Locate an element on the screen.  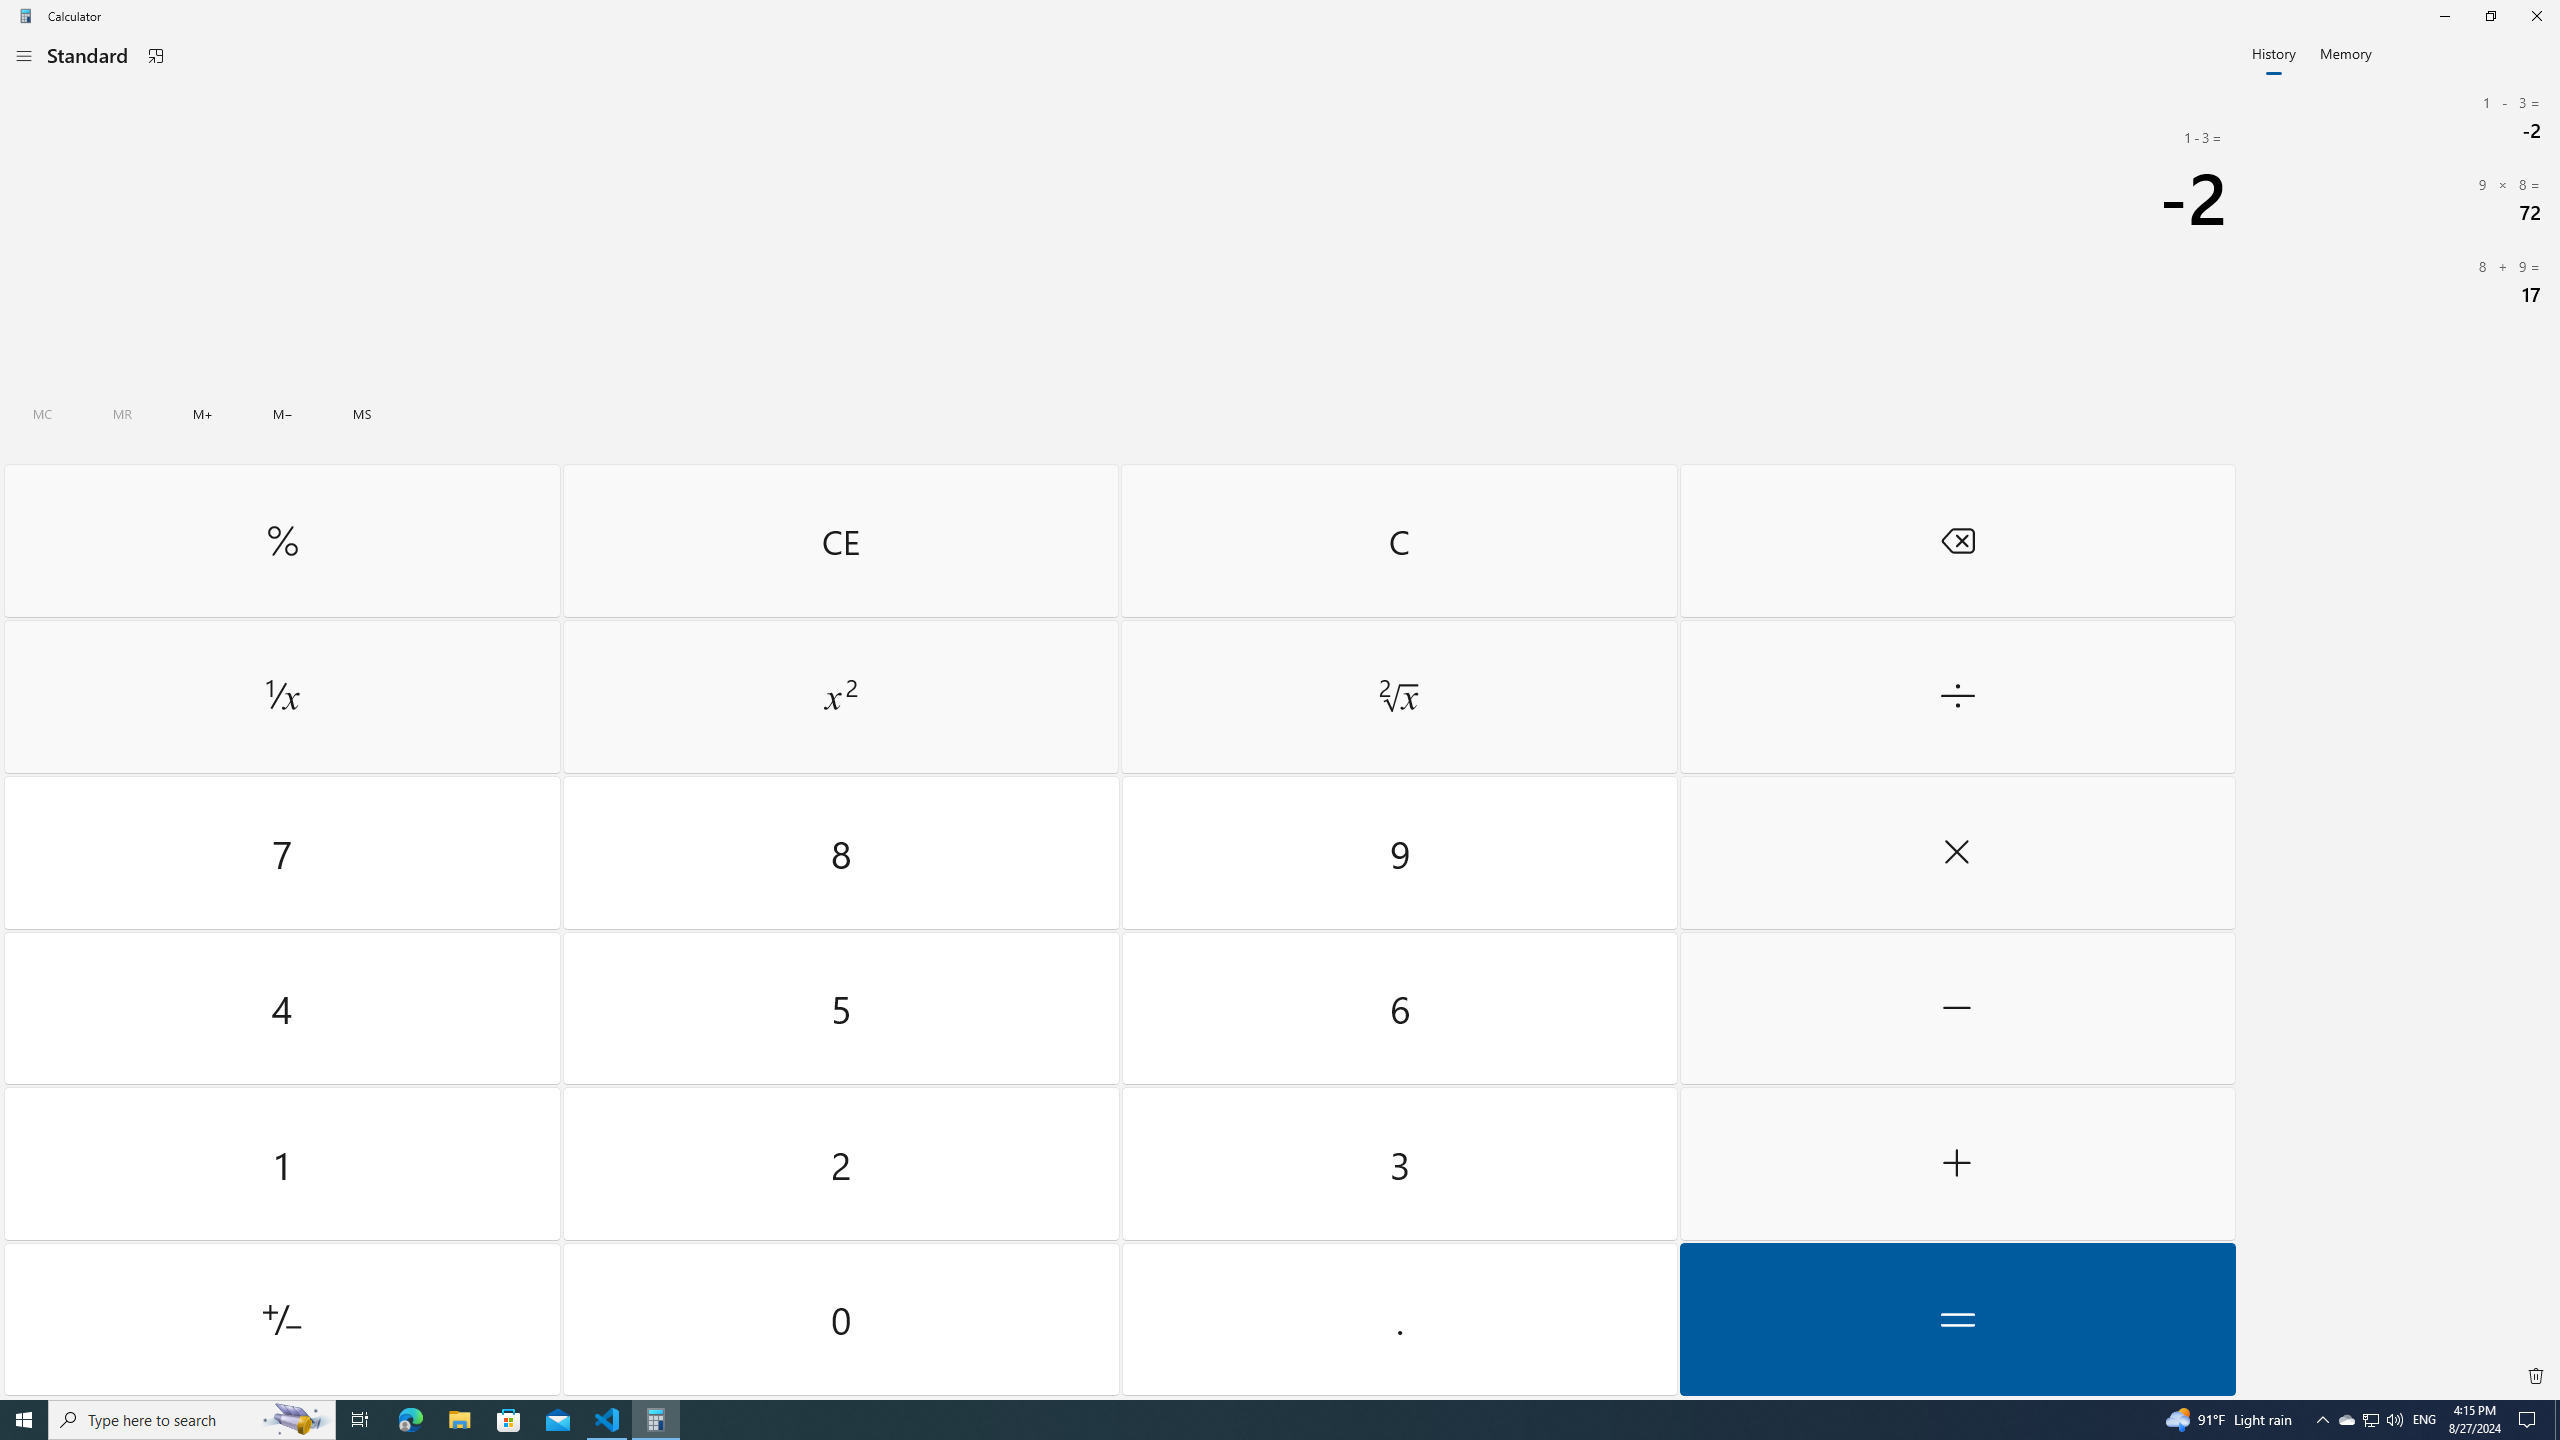
'Microsoft Edge' is located at coordinates (409, 1418).